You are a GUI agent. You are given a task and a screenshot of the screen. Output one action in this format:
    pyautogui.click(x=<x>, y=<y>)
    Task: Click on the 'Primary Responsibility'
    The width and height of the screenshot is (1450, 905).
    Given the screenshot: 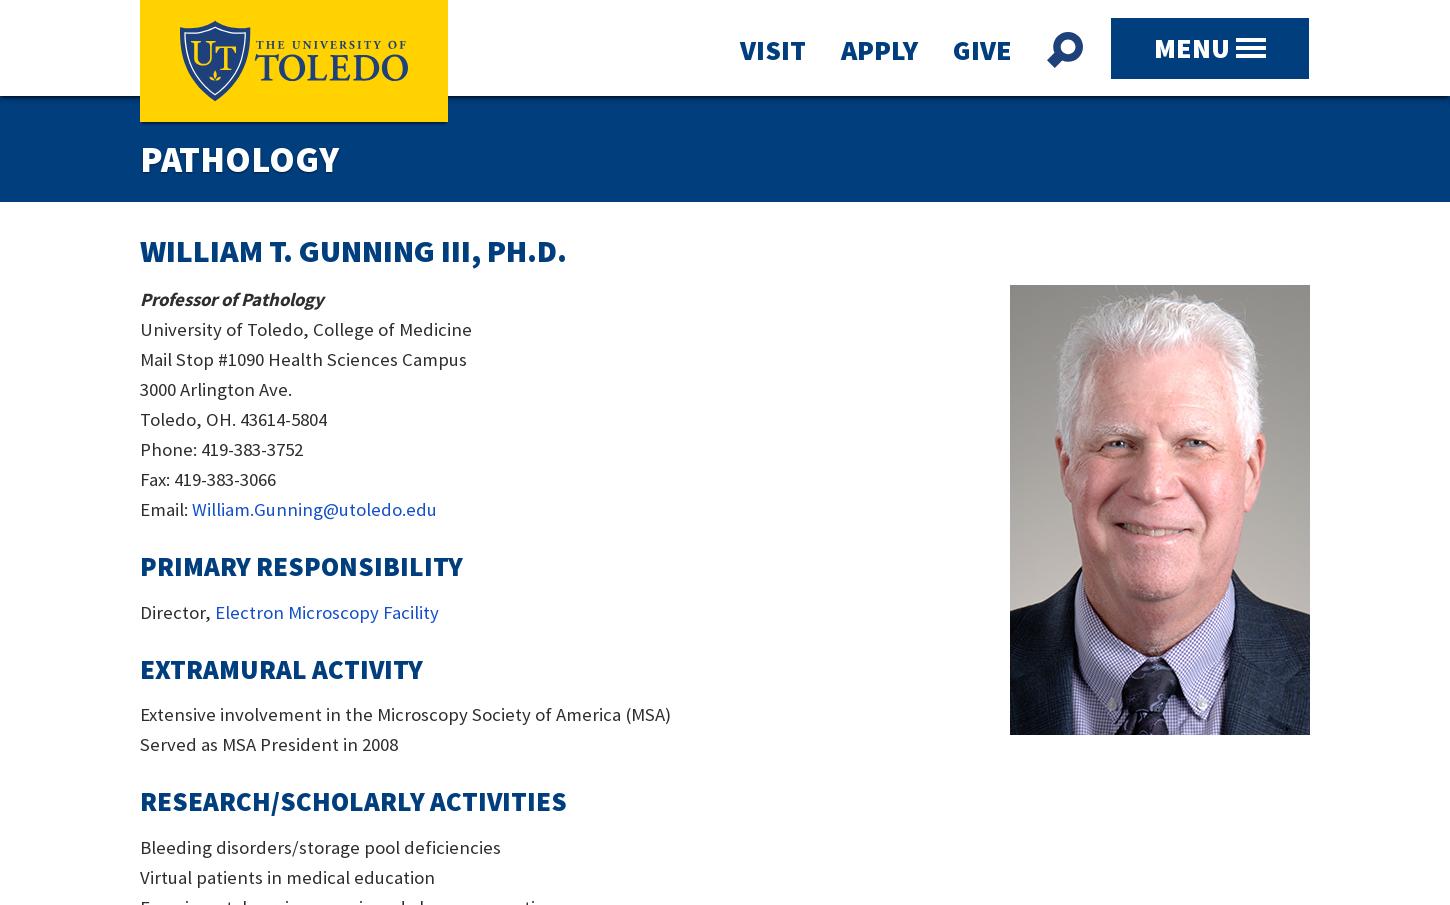 What is the action you would take?
    pyautogui.click(x=301, y=565)
    